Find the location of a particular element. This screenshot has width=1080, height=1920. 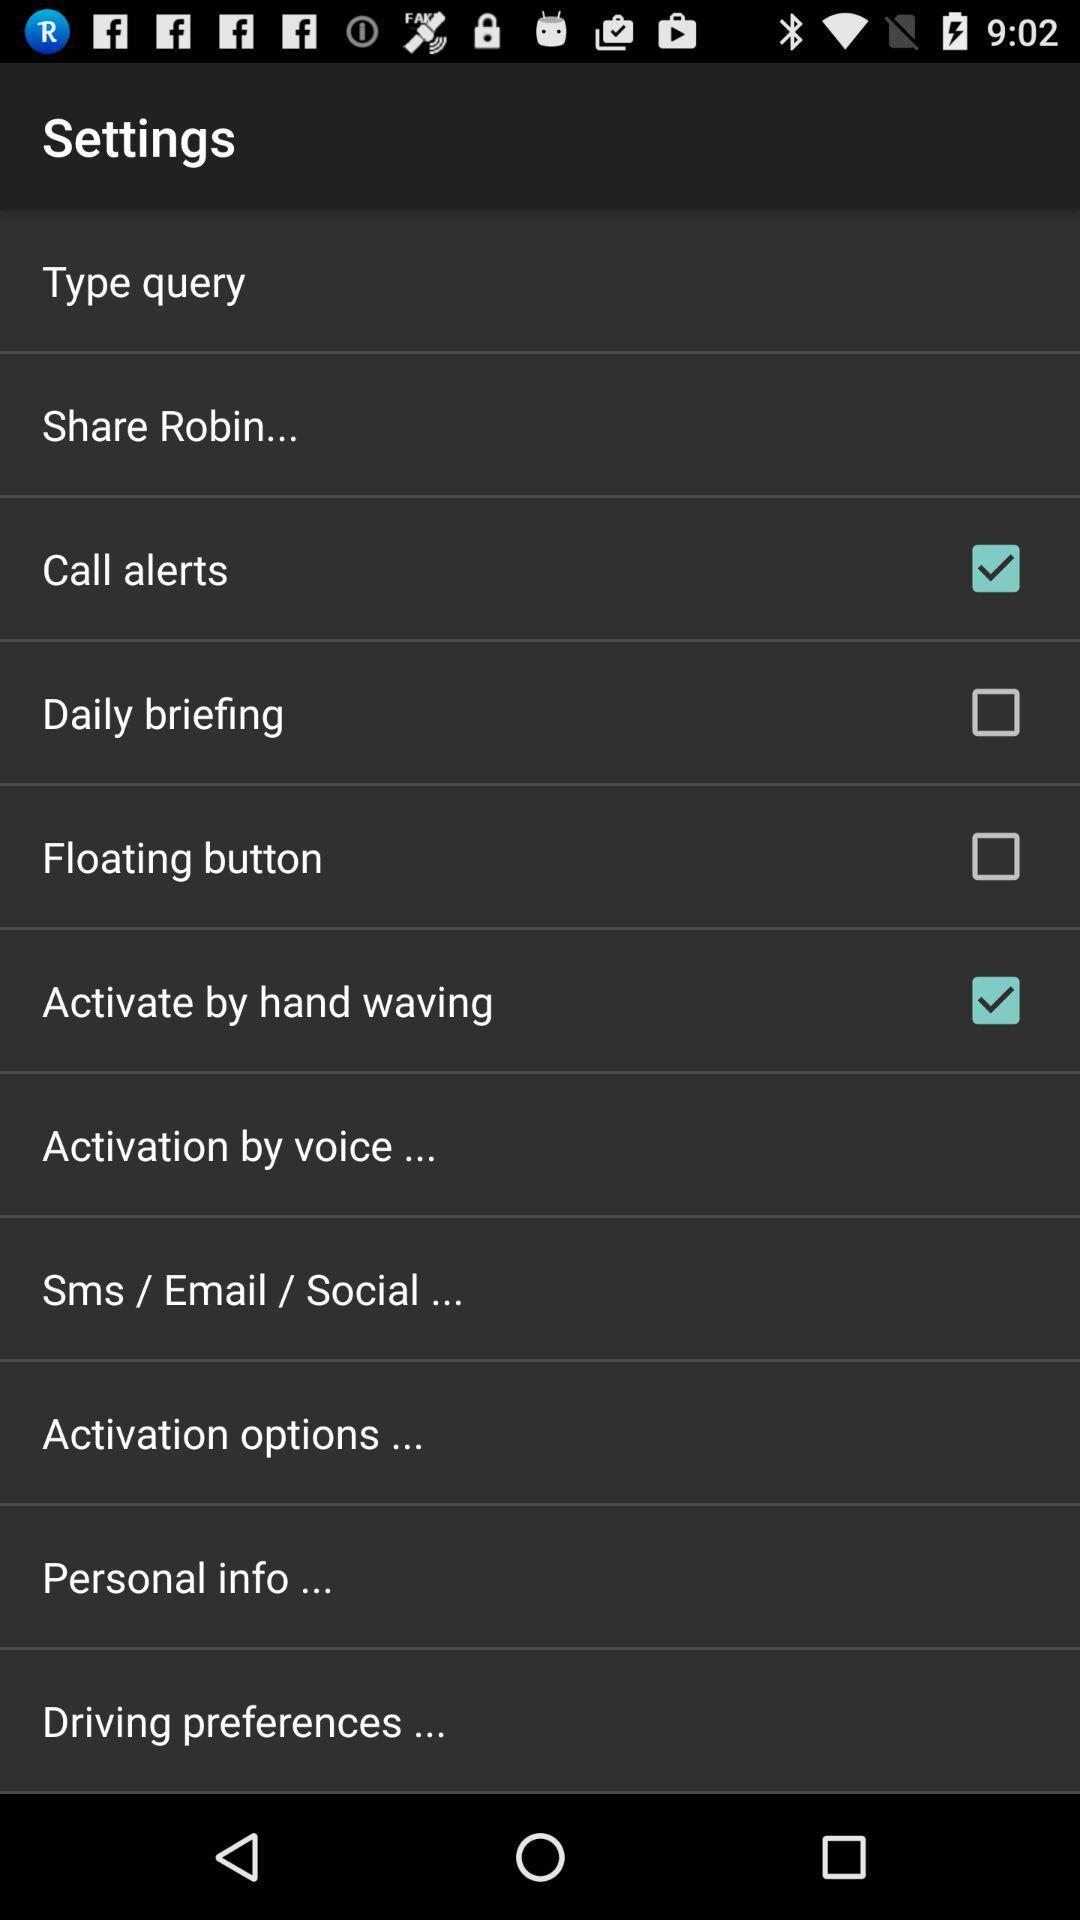

the daily briefing icon is located at coordinates (162, 712).